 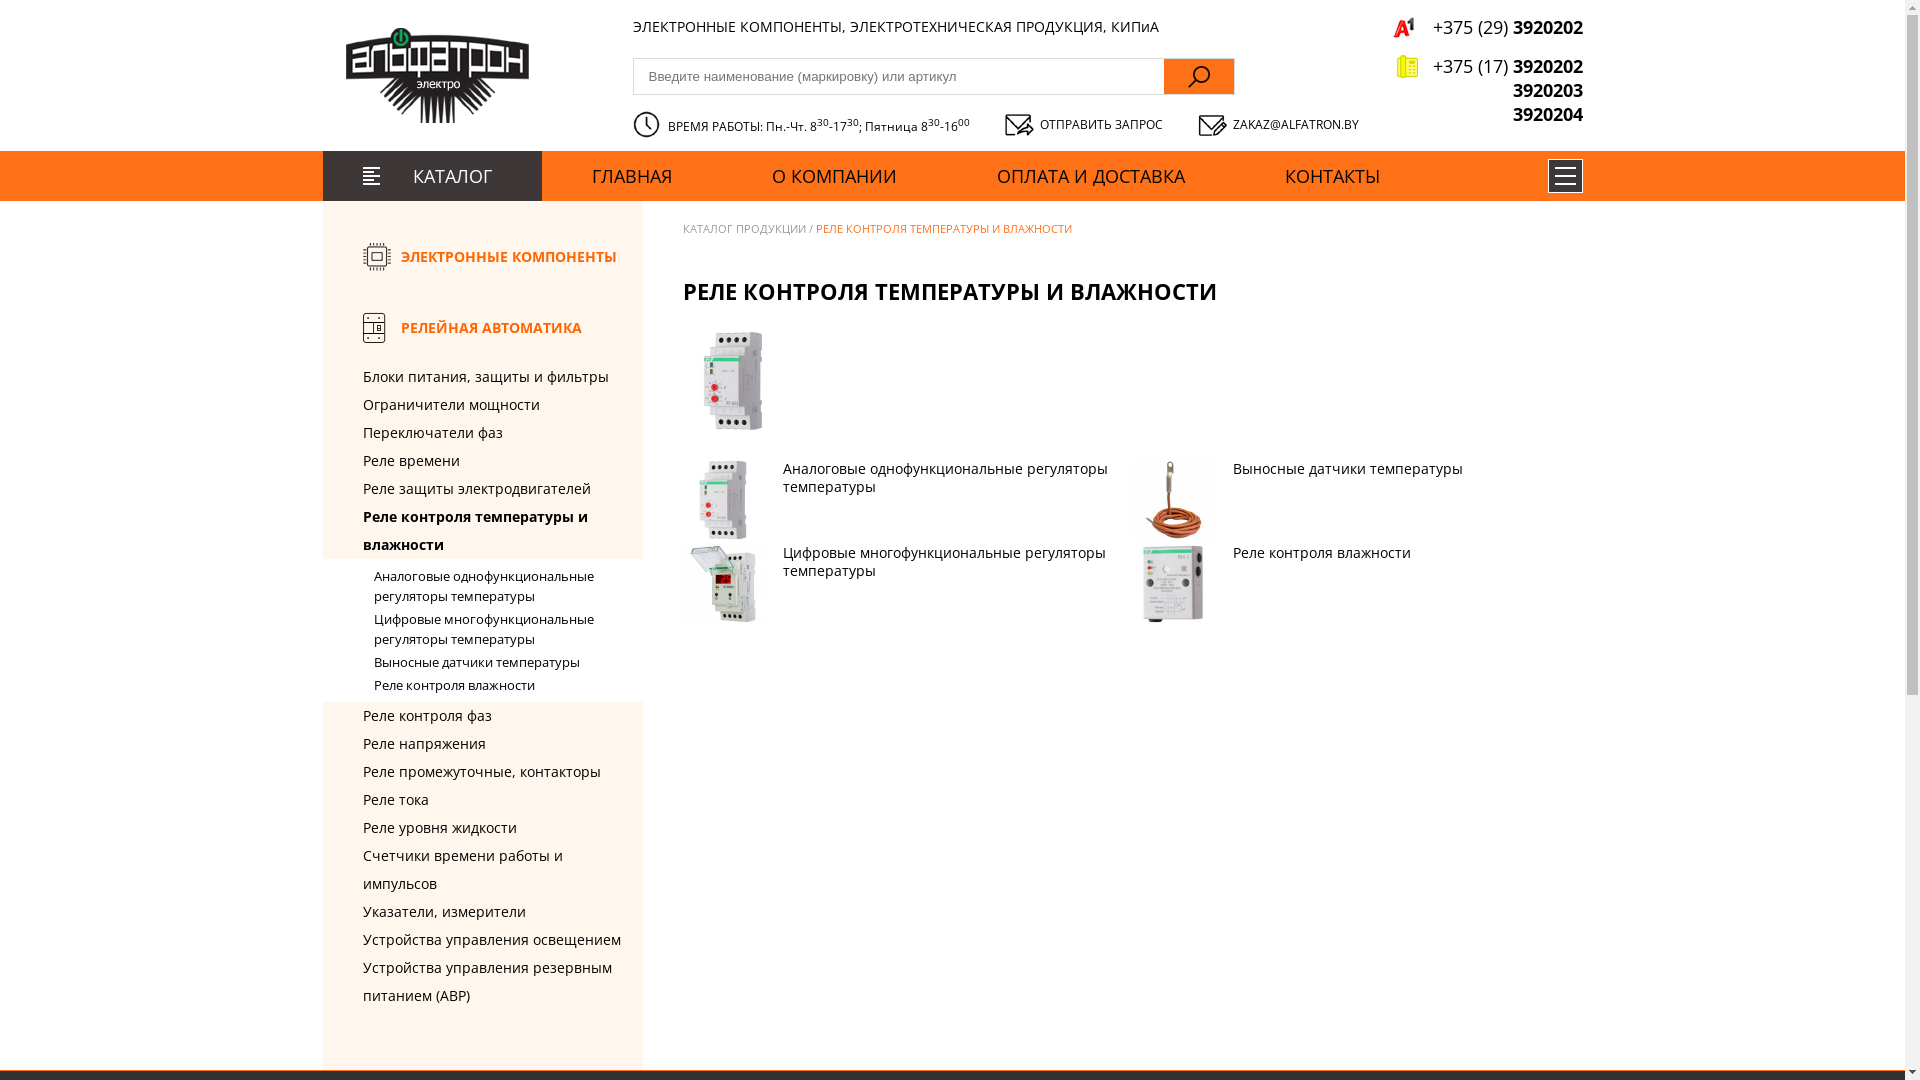 I want to click on '+375 (29) 3920202', so click(x=1487, y=27).